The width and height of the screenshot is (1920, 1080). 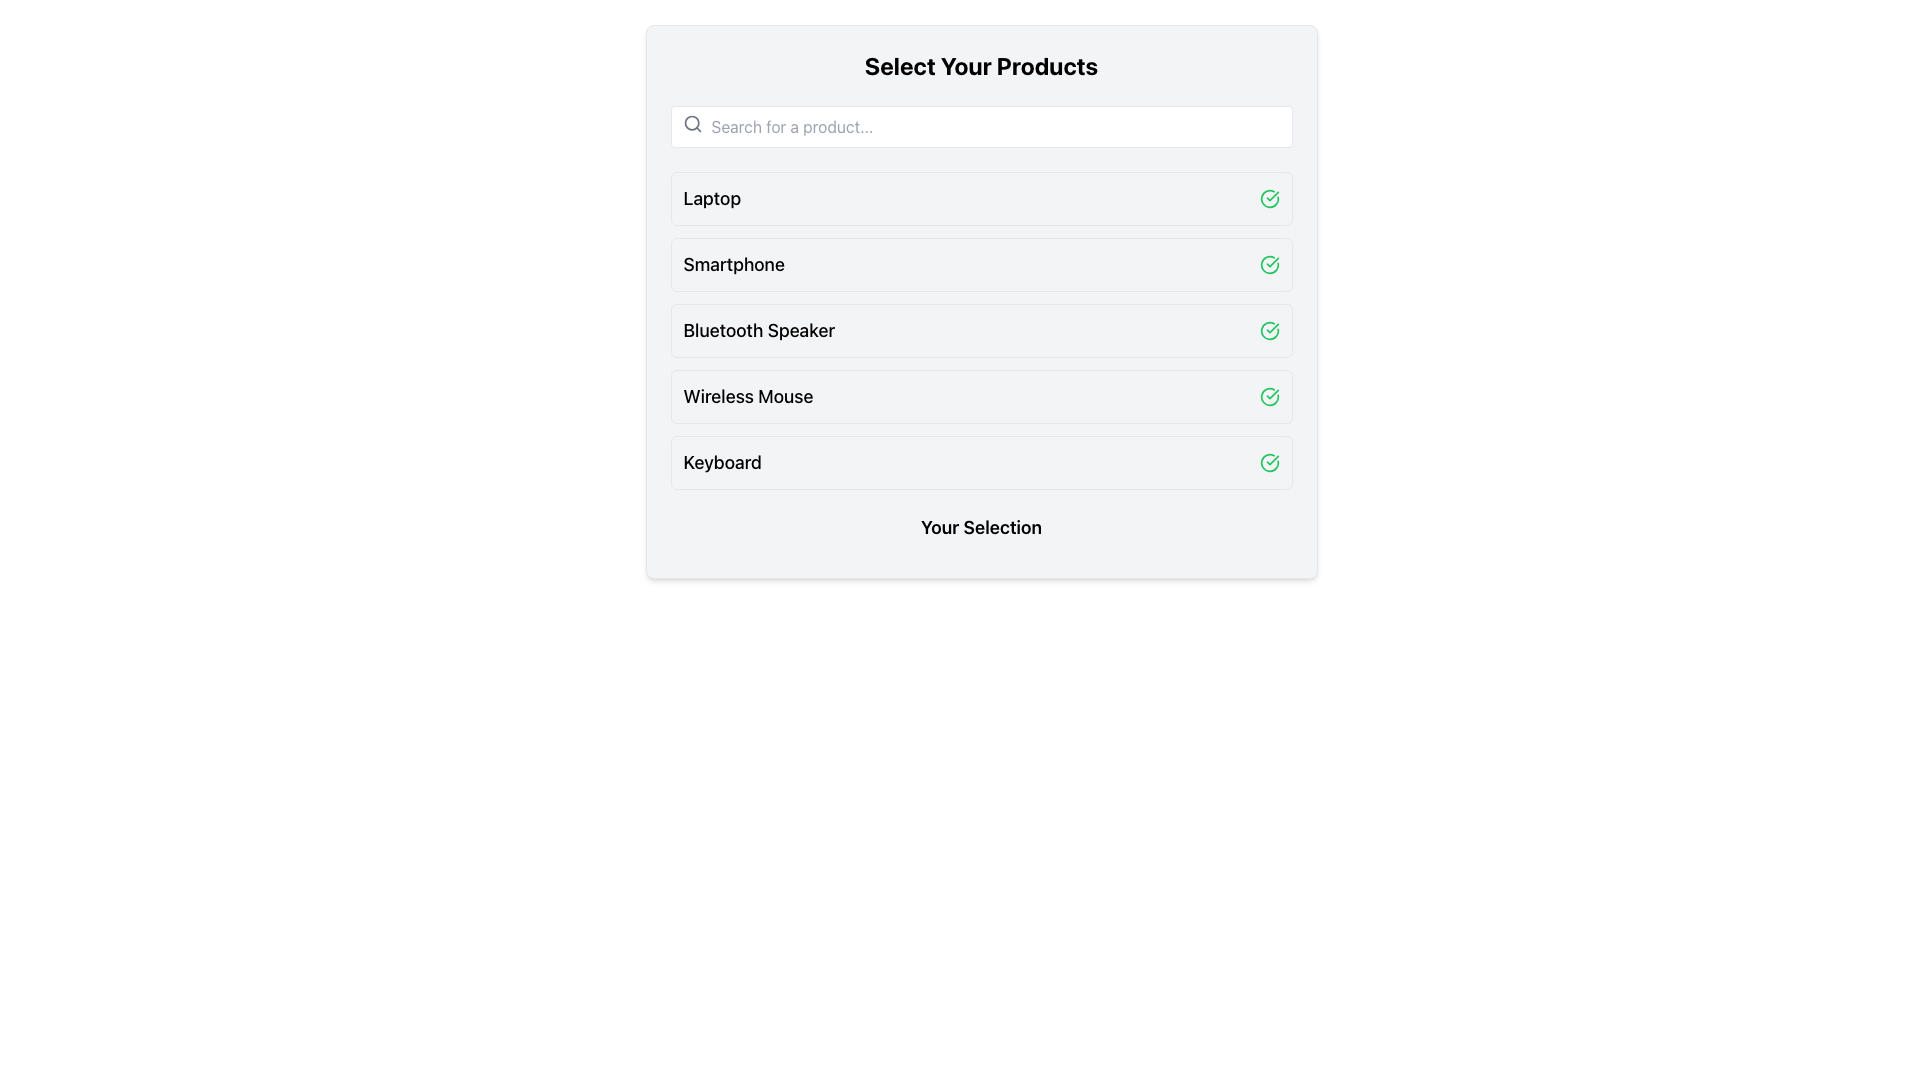 I want to click on the list item element labeled 'Bluetooth Speaker', which is the third item under 'Select Your Products', so click(x=981, y=330).